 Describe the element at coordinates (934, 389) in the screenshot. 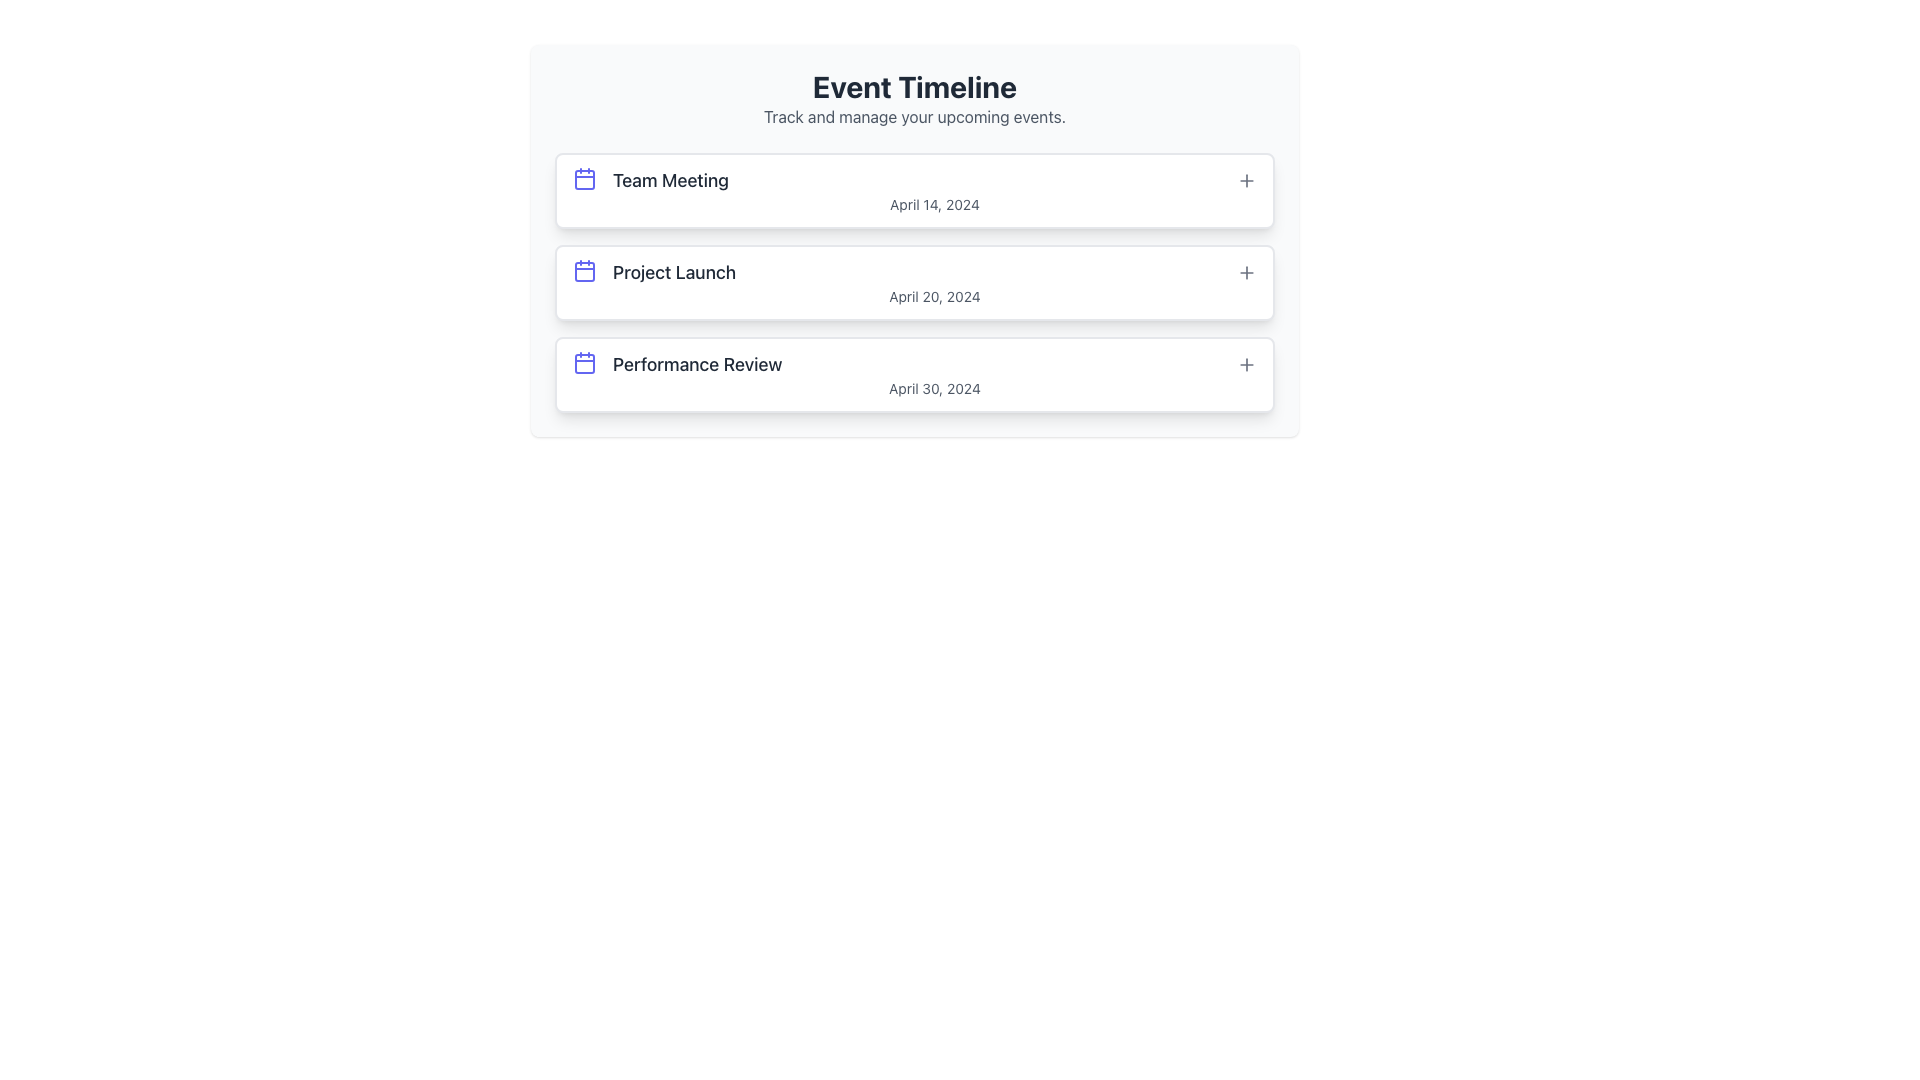

I see `the date display text label for the 'Performance Review' event located in the 'Event Timeline' list` at that location.